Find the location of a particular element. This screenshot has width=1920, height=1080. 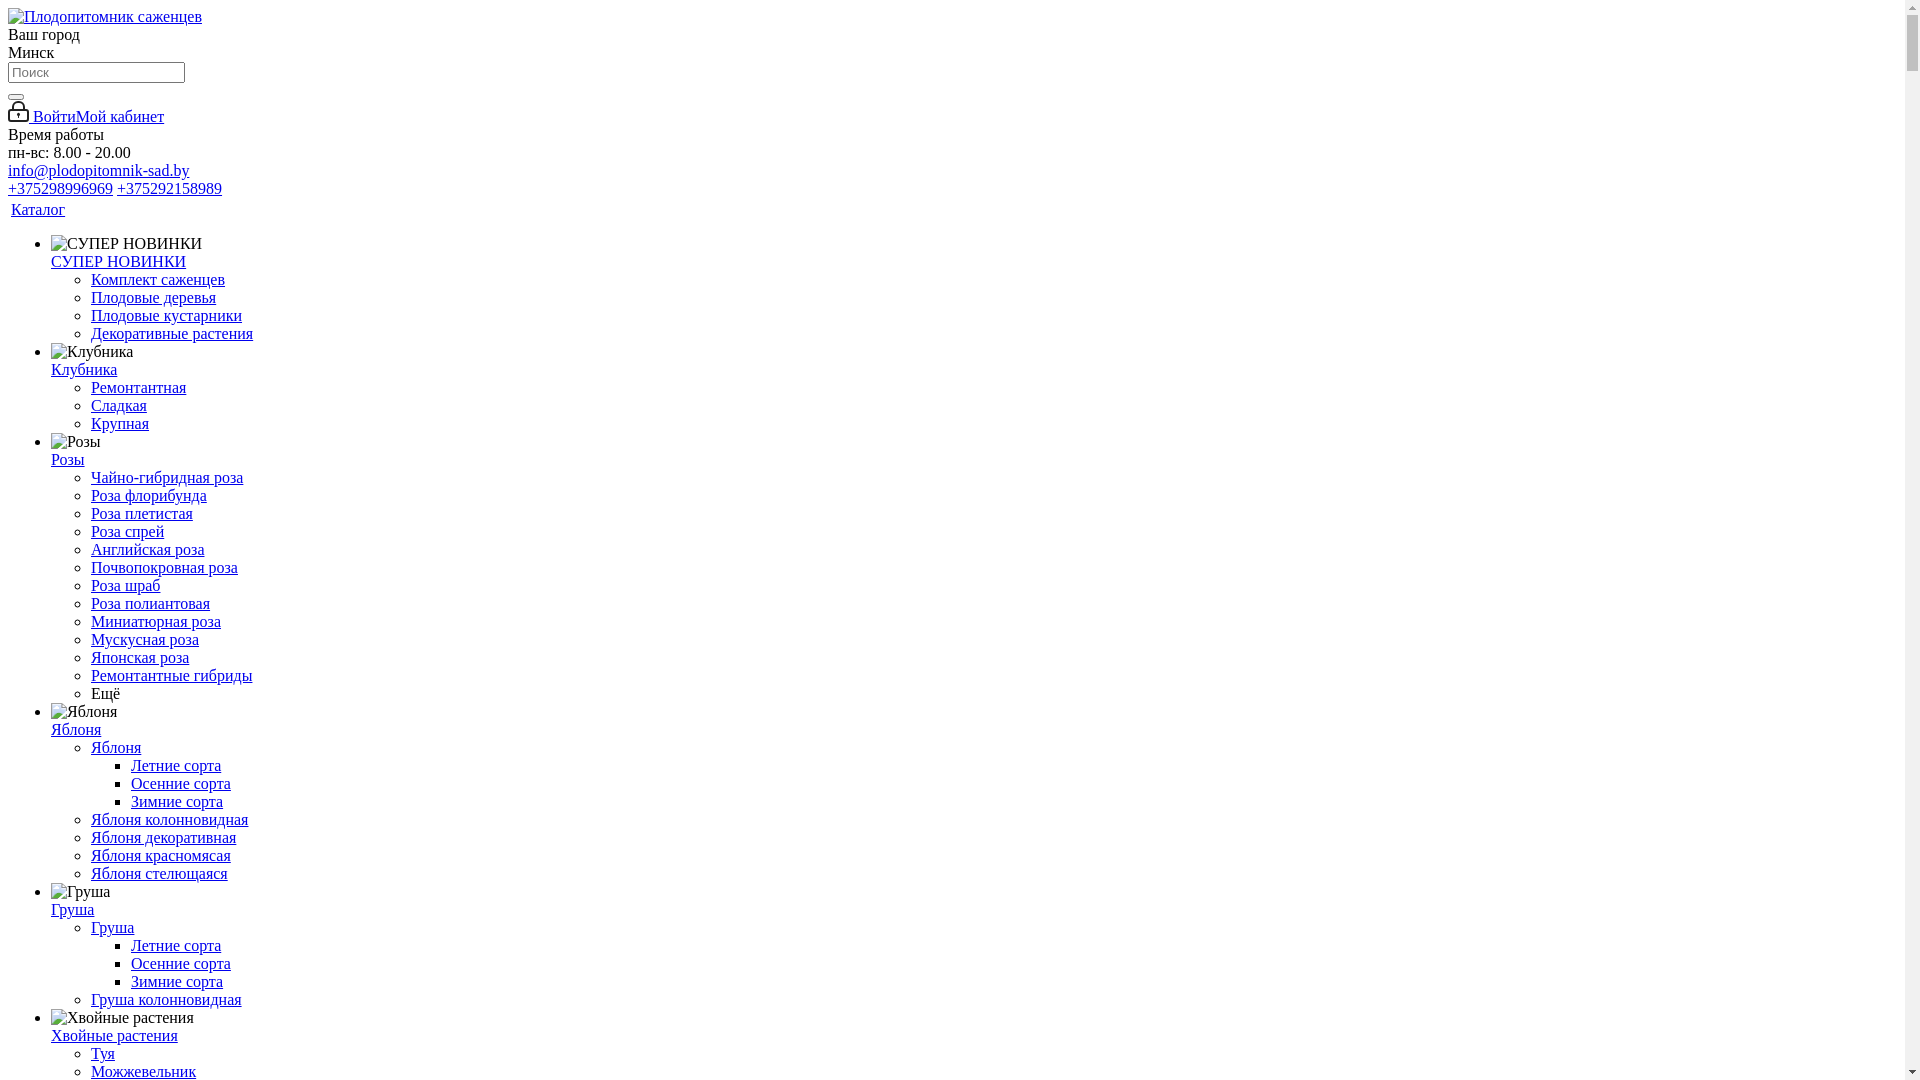

'info@plodopitomnik-sad.by' is located at coordinates (8, 169).